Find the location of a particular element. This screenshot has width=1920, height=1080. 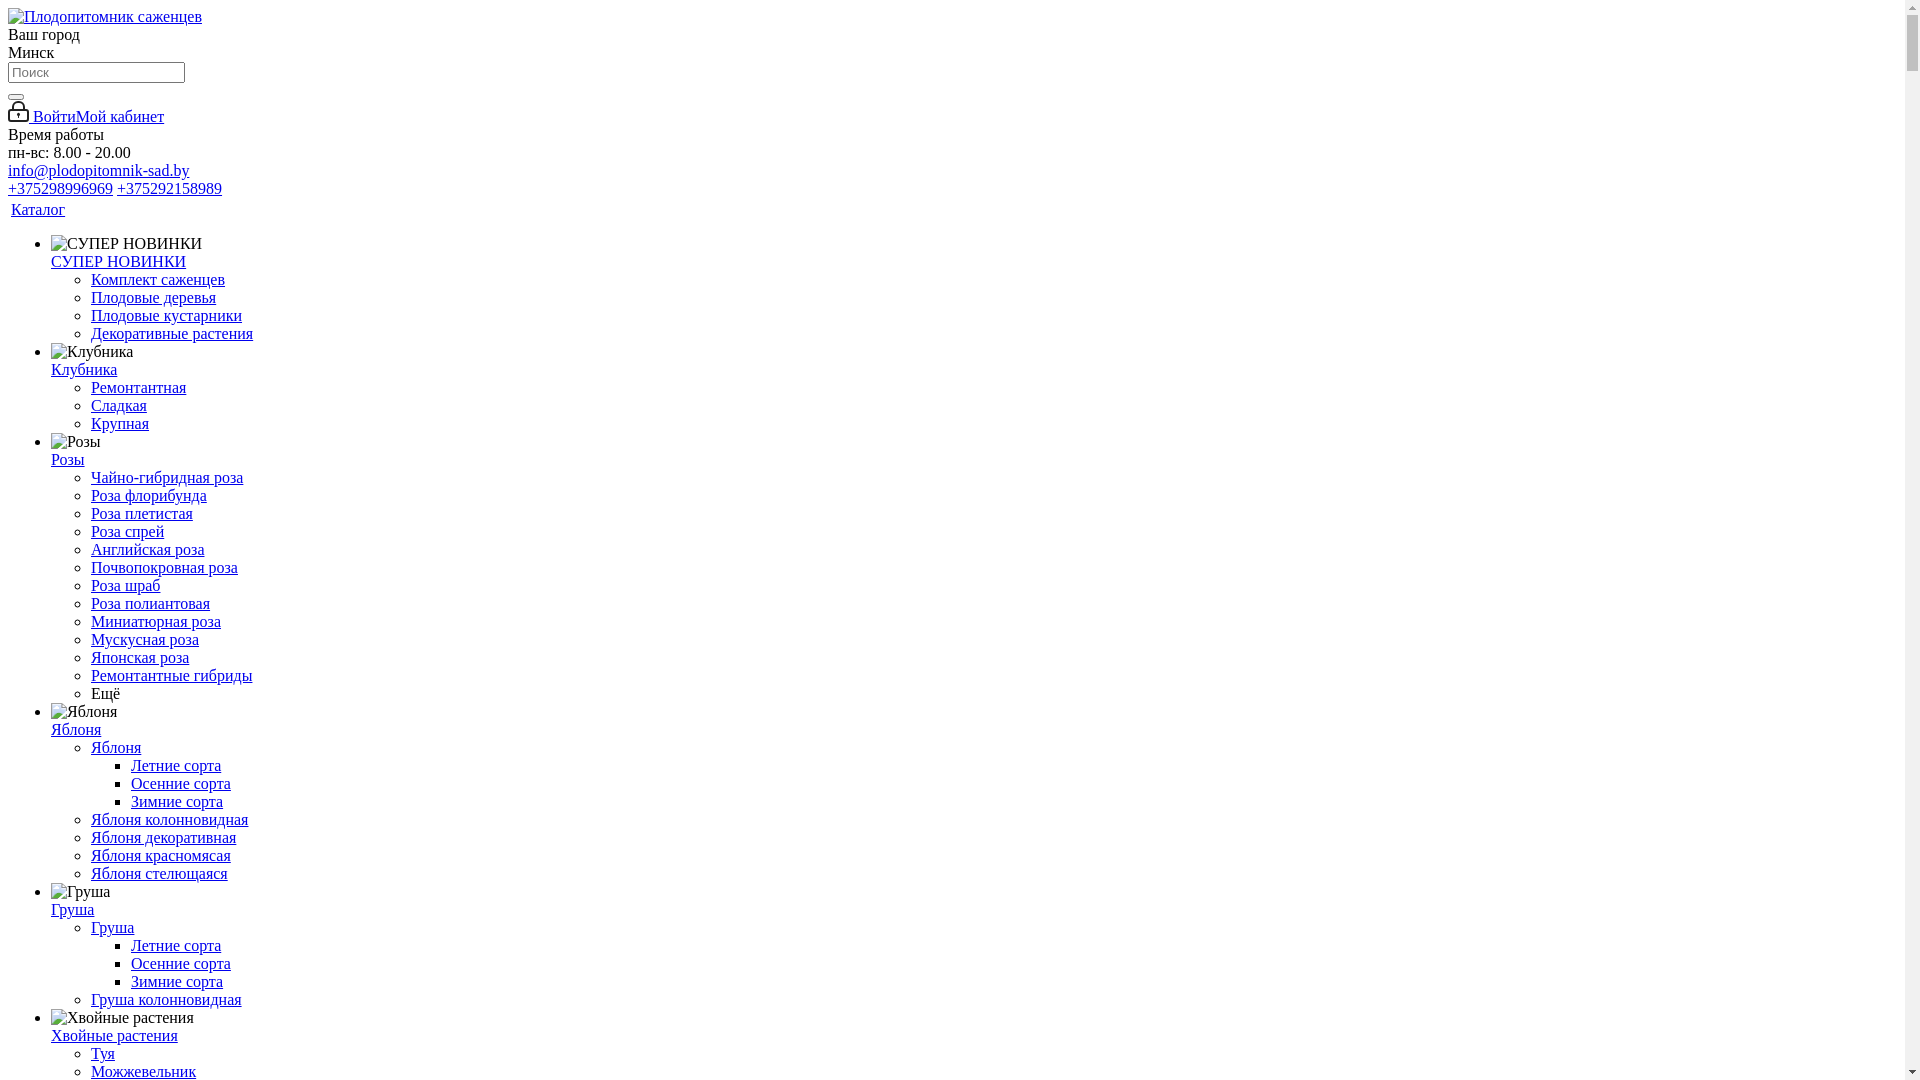

'info@plodopitomnik-sad.by' is located at coordinates (8, 169).